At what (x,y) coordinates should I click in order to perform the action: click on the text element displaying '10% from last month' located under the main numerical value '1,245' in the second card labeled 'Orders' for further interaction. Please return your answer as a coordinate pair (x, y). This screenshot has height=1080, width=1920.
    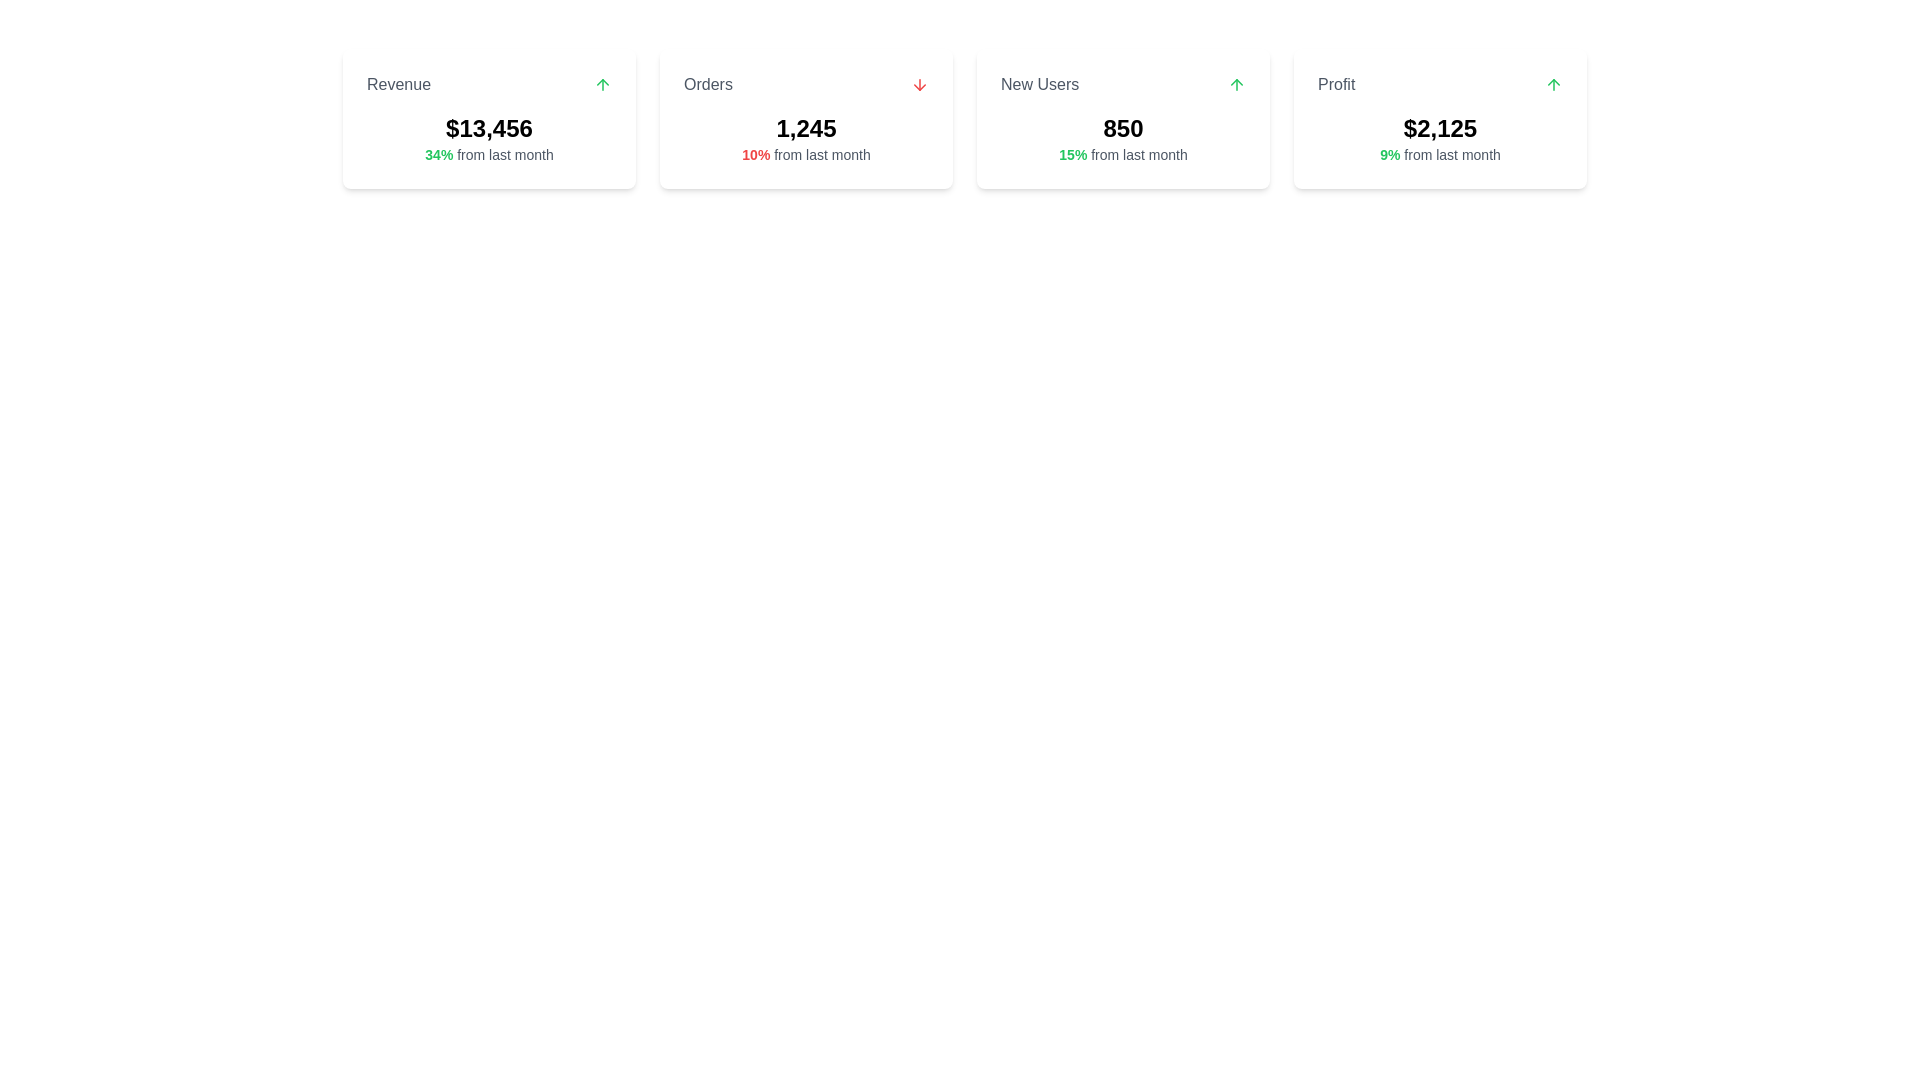
    Looking at the image, I should click on (755, 153).